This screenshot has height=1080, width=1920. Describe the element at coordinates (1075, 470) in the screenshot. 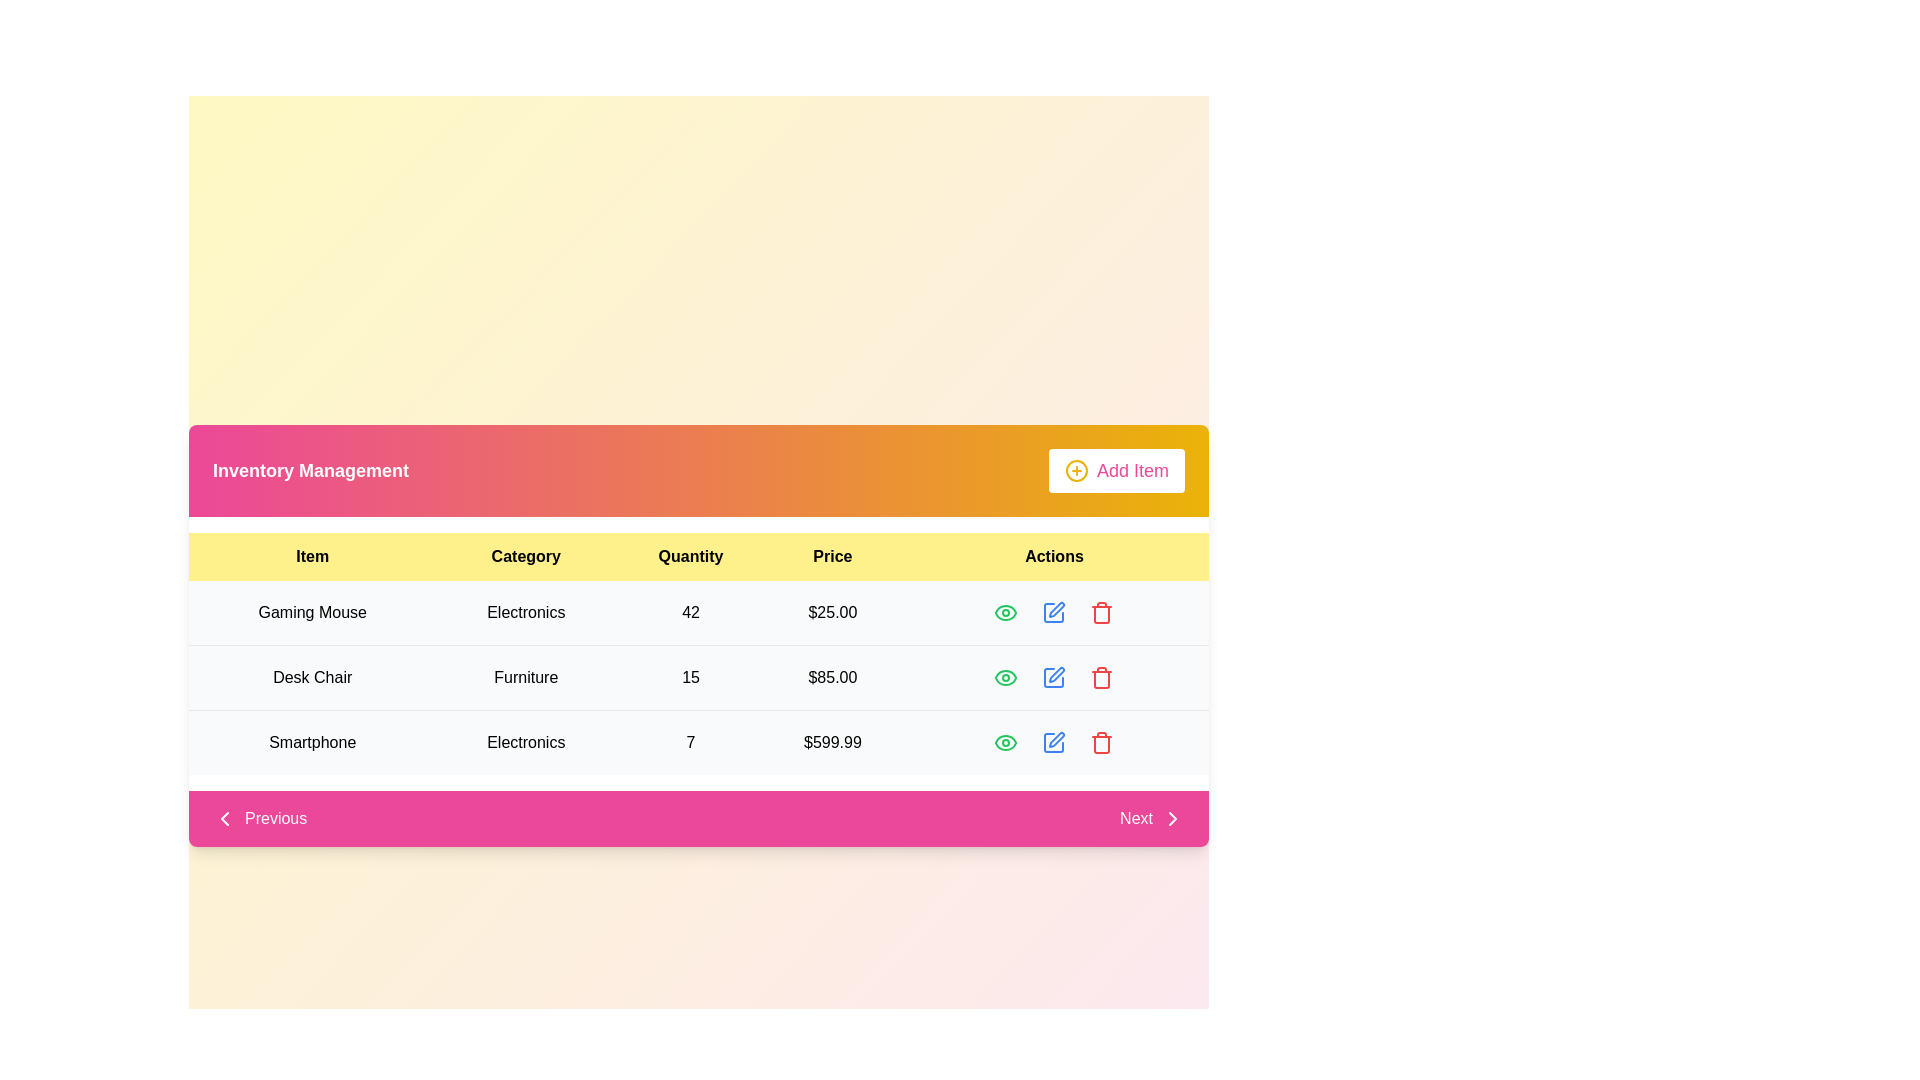

I see `the icon representing the action of adding an item, which is located to the left of the 'Add Item' text in the top right corner of the user interface` at that location.